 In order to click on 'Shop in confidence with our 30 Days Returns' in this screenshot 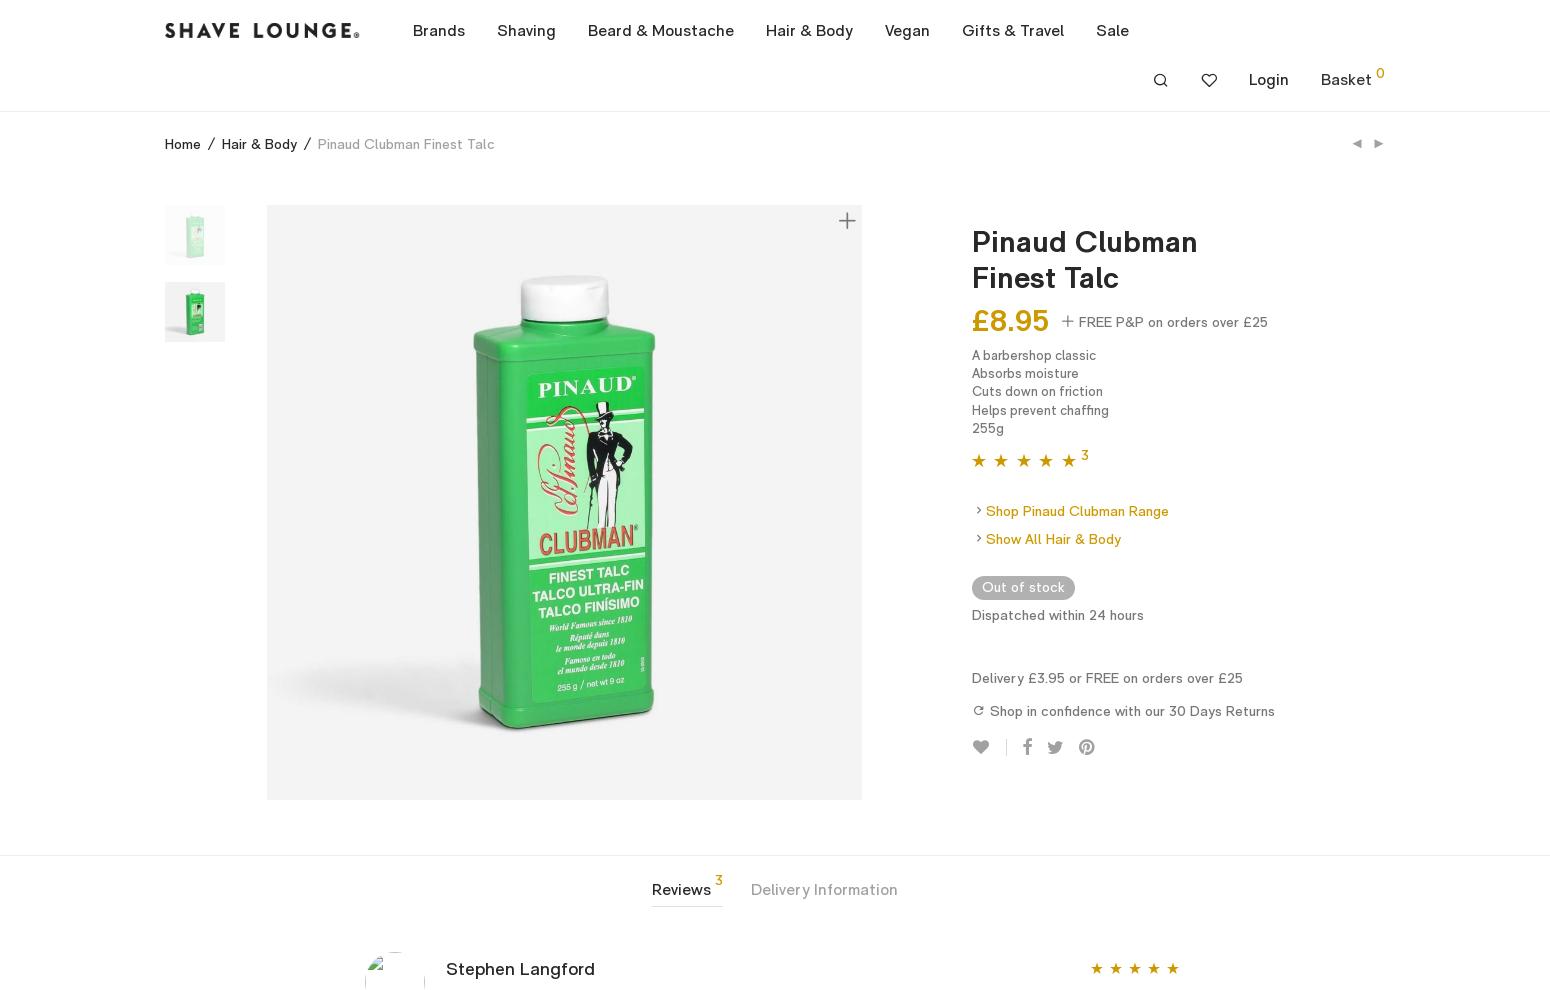, I will do `click(1128, 709)`.